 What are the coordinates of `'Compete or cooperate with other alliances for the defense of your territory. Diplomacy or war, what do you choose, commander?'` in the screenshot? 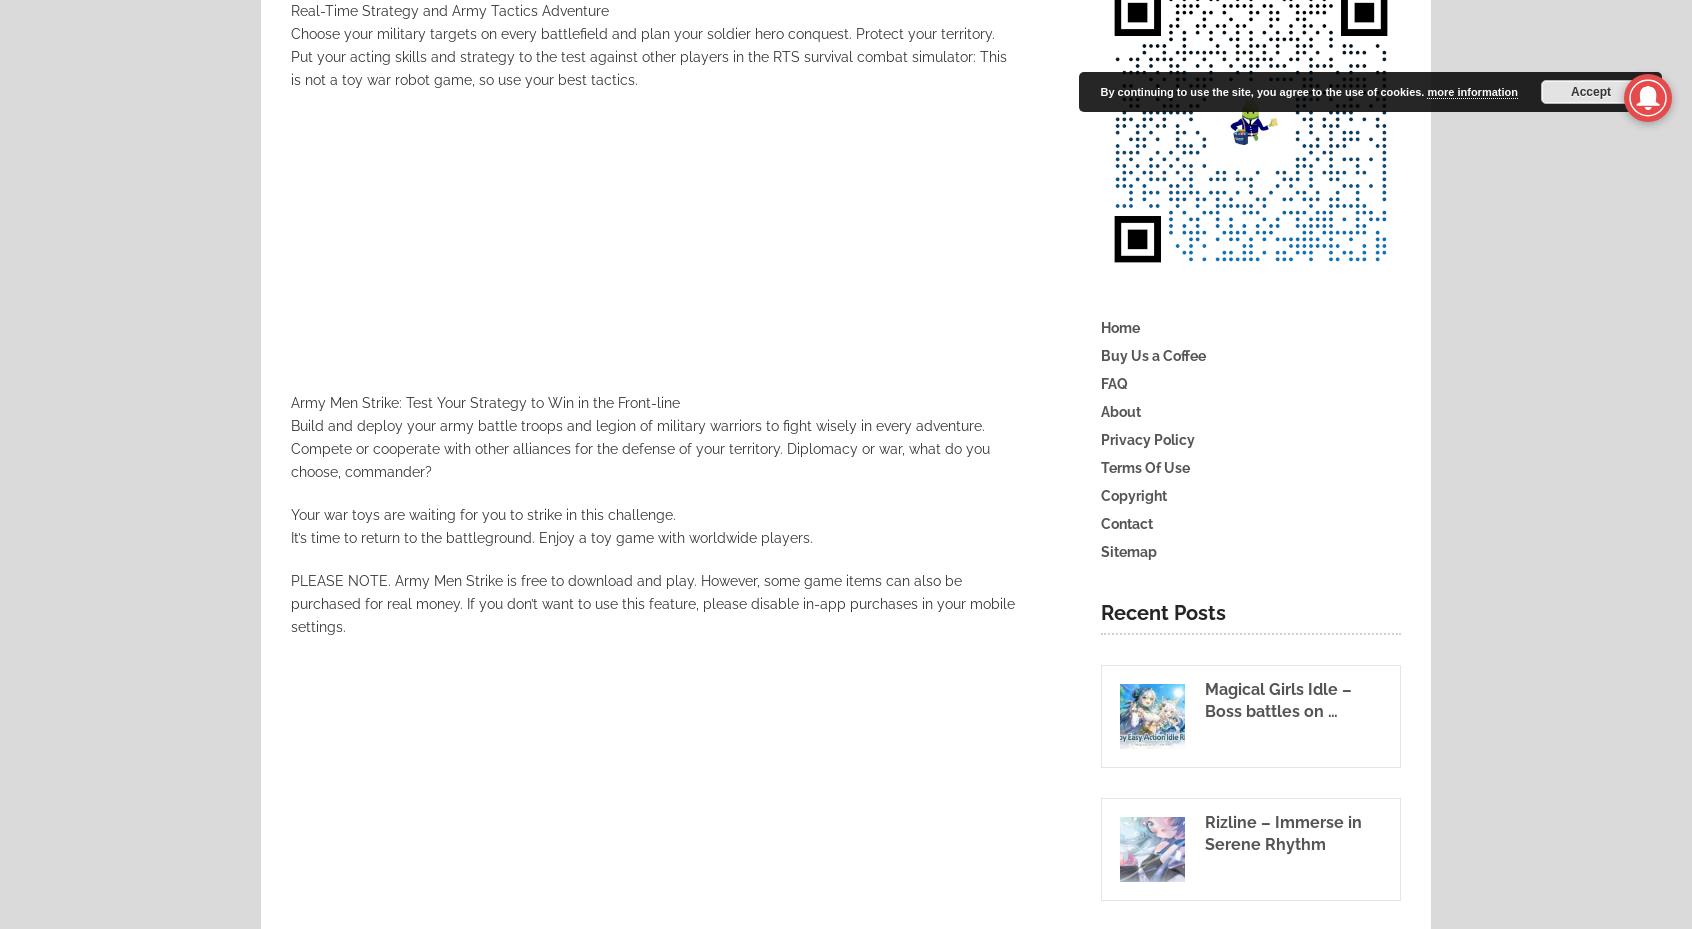 It's located at (640, 458).